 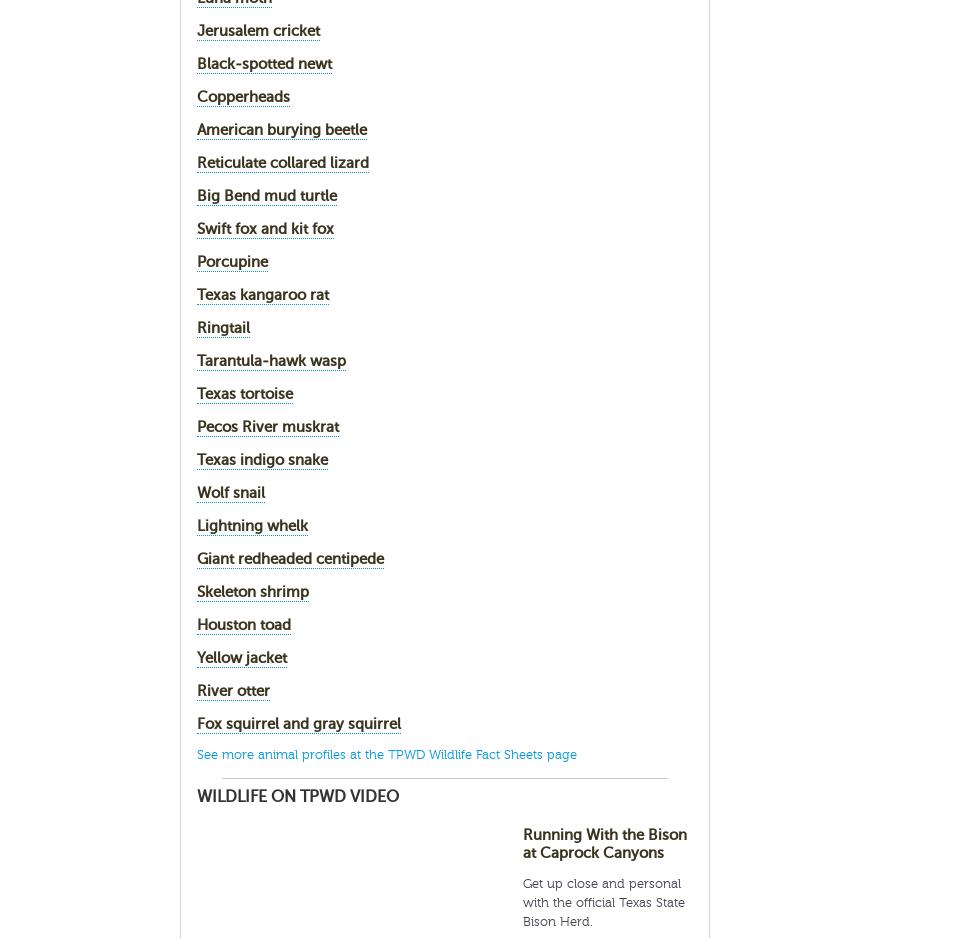 What do you see at coordinates (242, 96) in the screenshot?
I see `'Copperheads'` at bounding box center [242, 96].